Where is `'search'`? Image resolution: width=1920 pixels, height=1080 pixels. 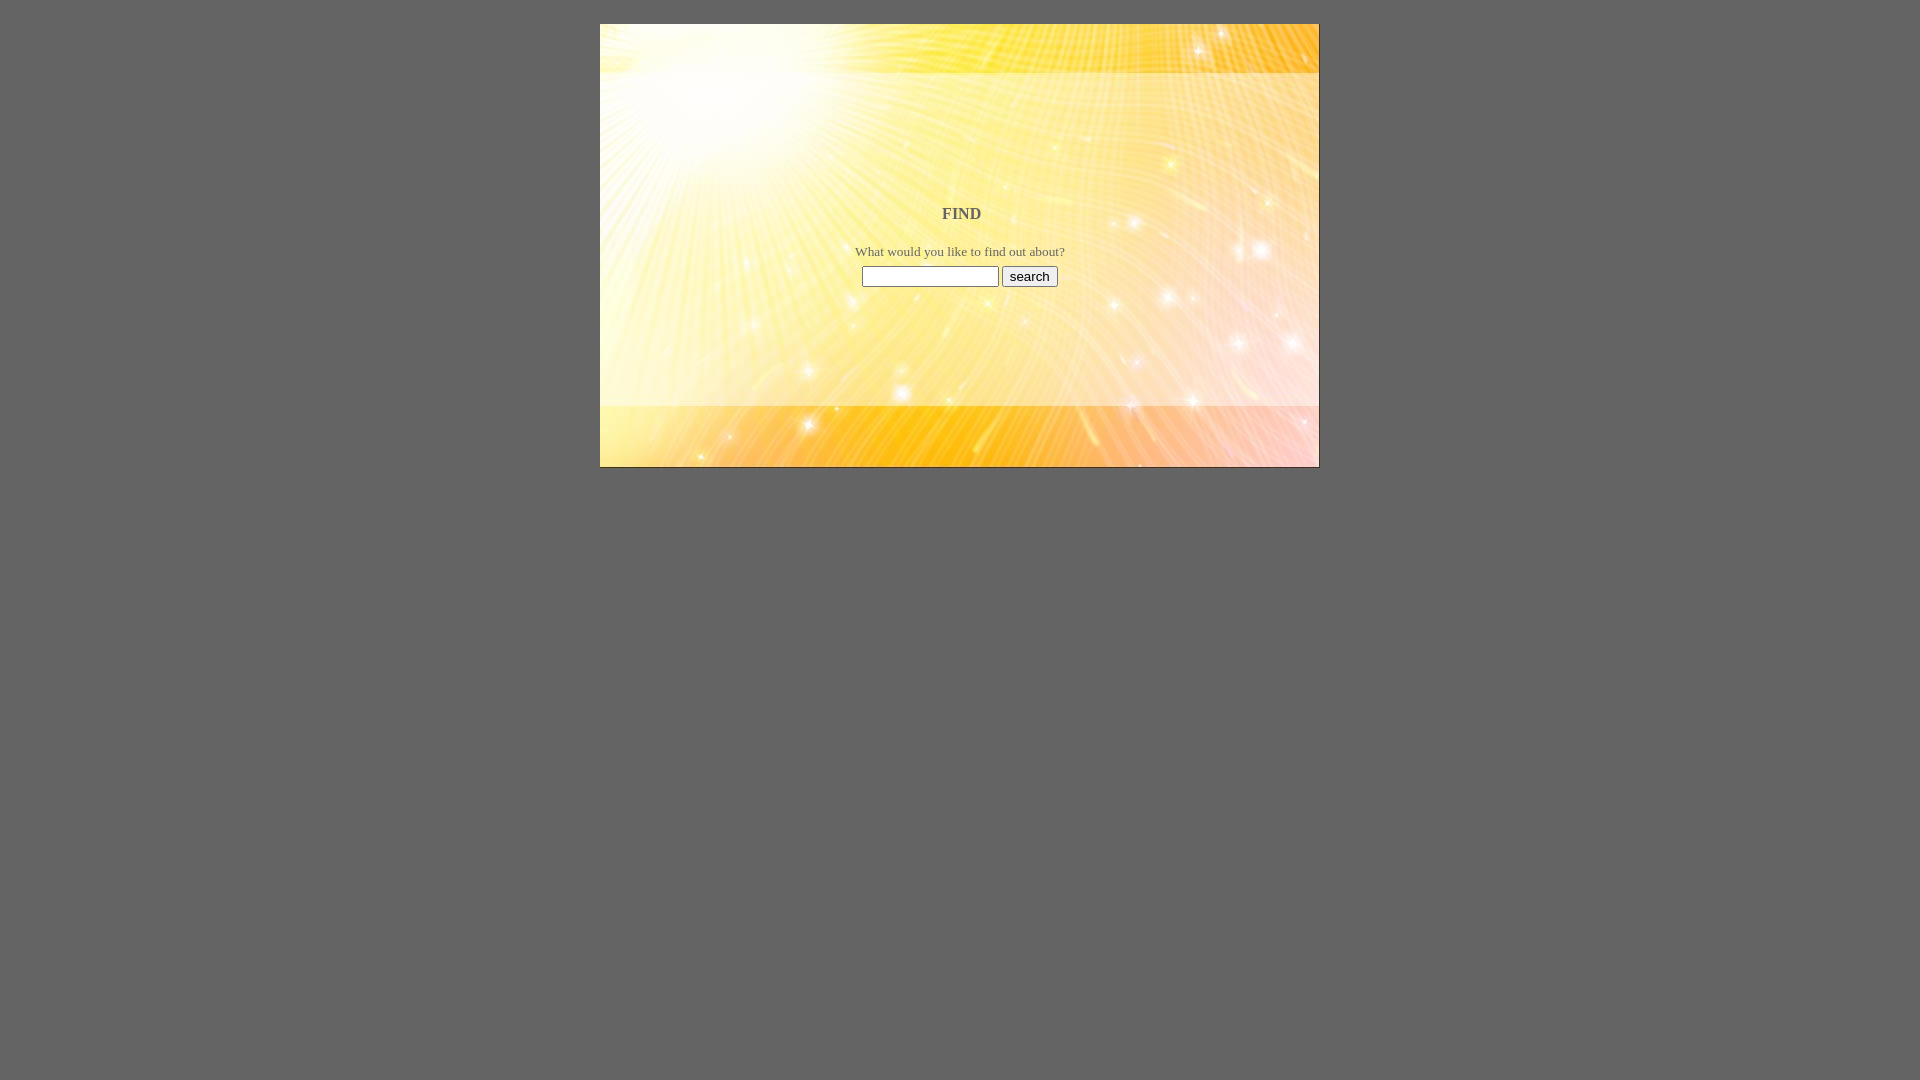
'search' is located at coordinates (1030, 276).